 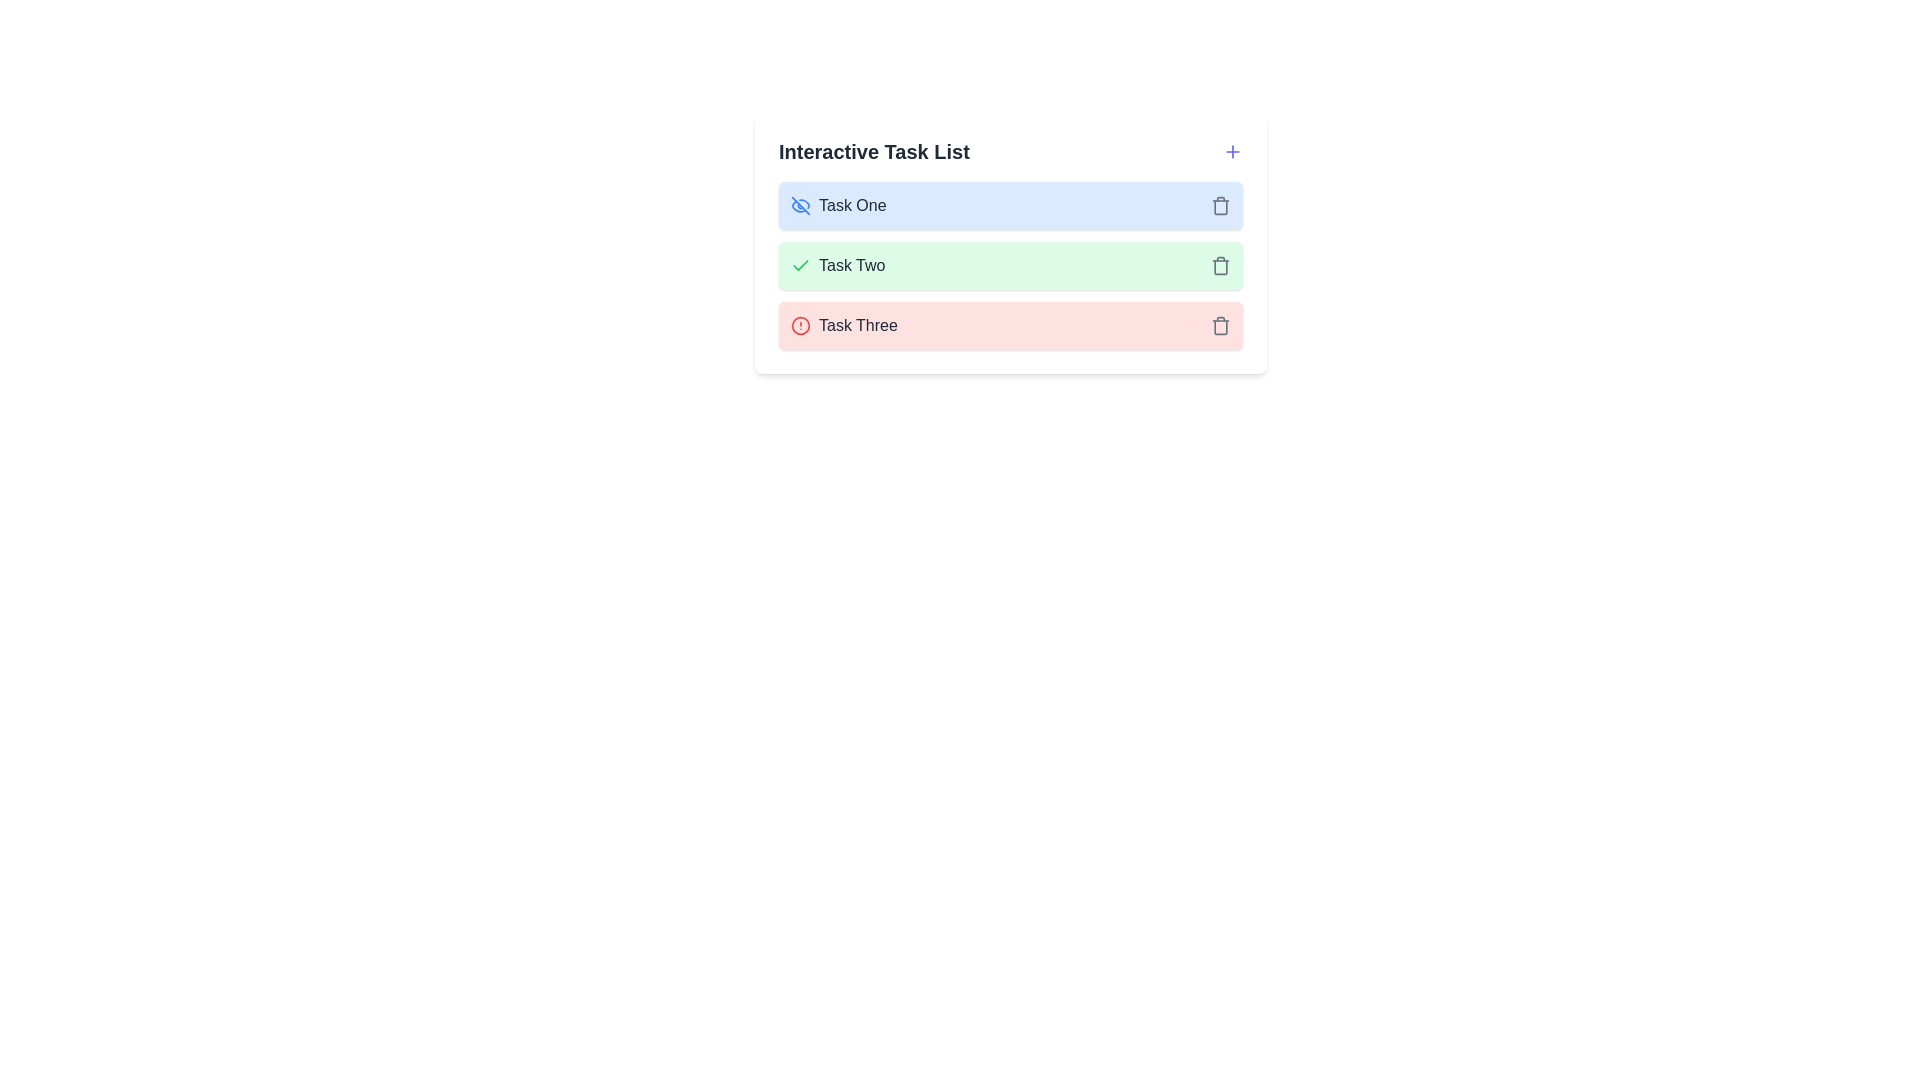 What do you see at coordinates (801, 205) in the screenshot?
I see `the blue eye icon with a diagonal line crossing it, located to the left of the 'Task One' text` at bounding box center [801, 205].